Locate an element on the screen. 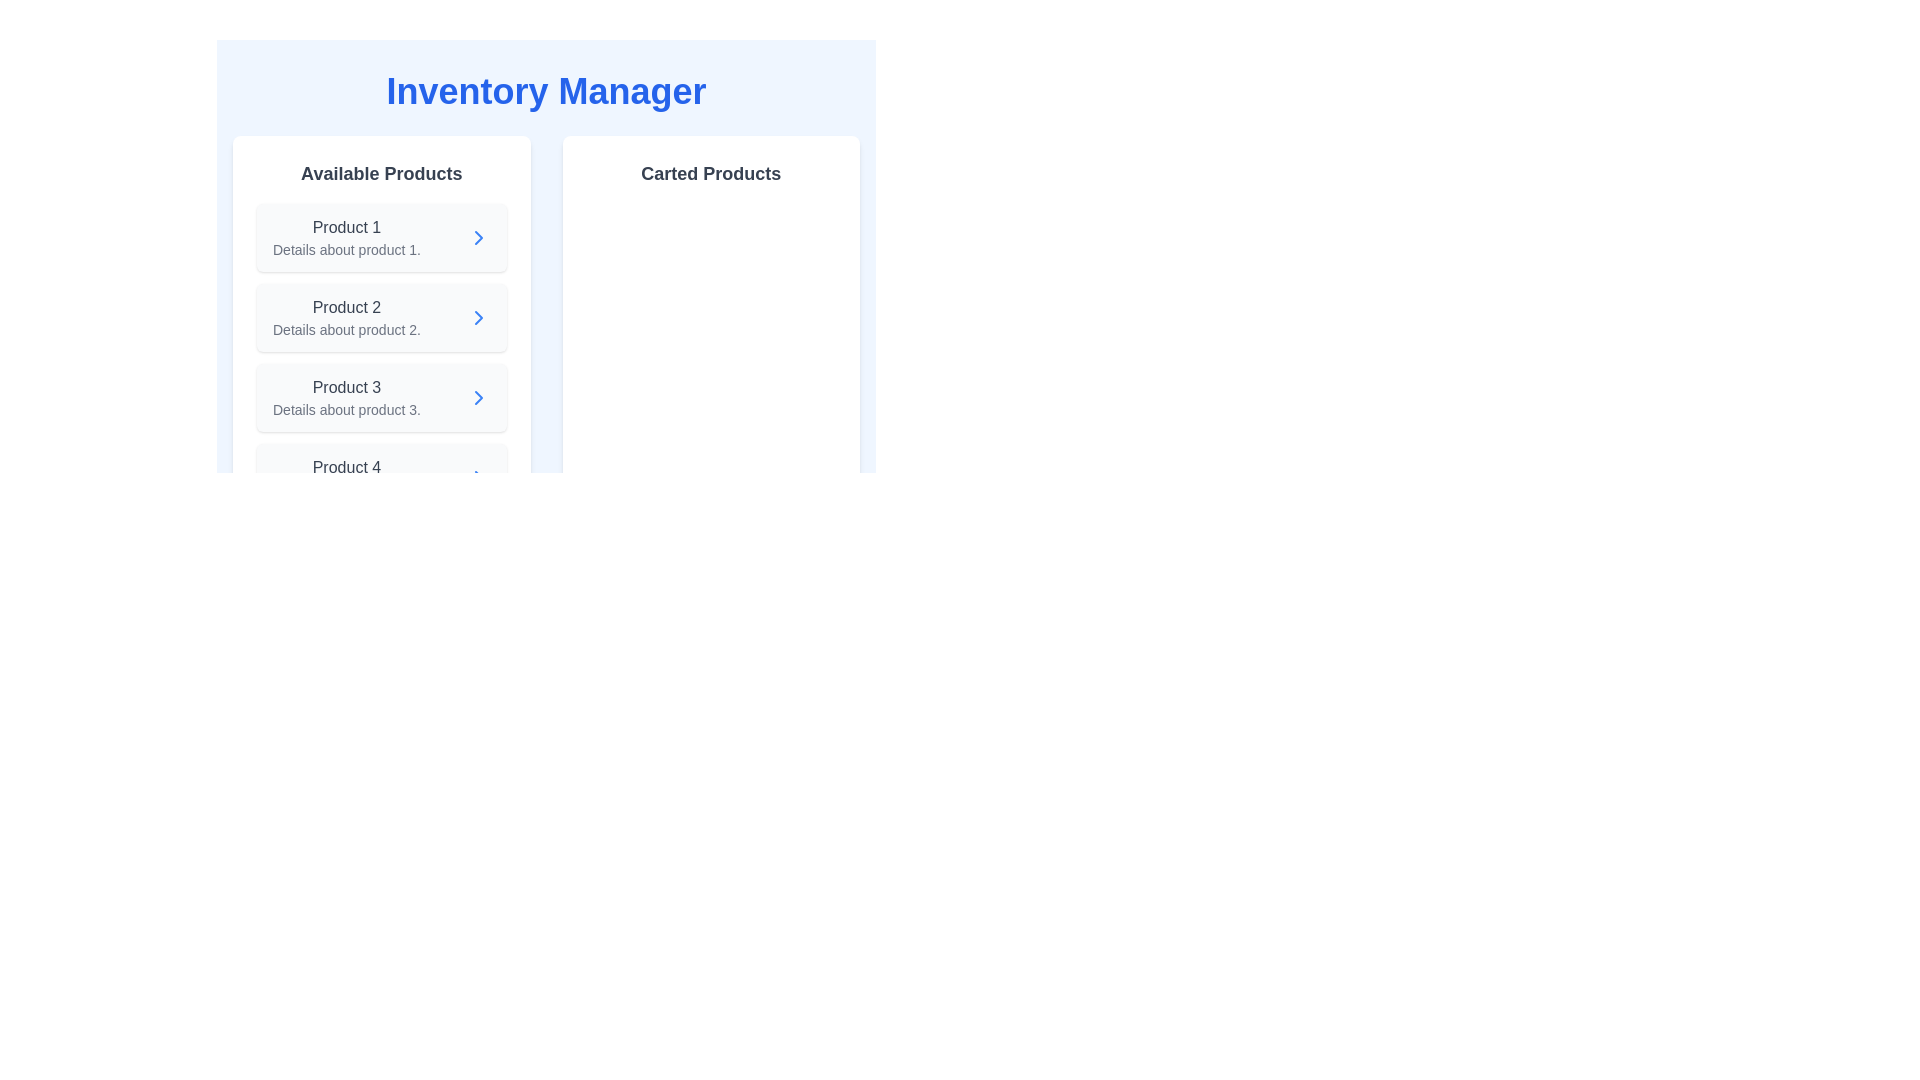 This screenshot has width=1920, height=1080. the product information text block located at the top of the 'Available Products' list is located at coordinates (346, 237).